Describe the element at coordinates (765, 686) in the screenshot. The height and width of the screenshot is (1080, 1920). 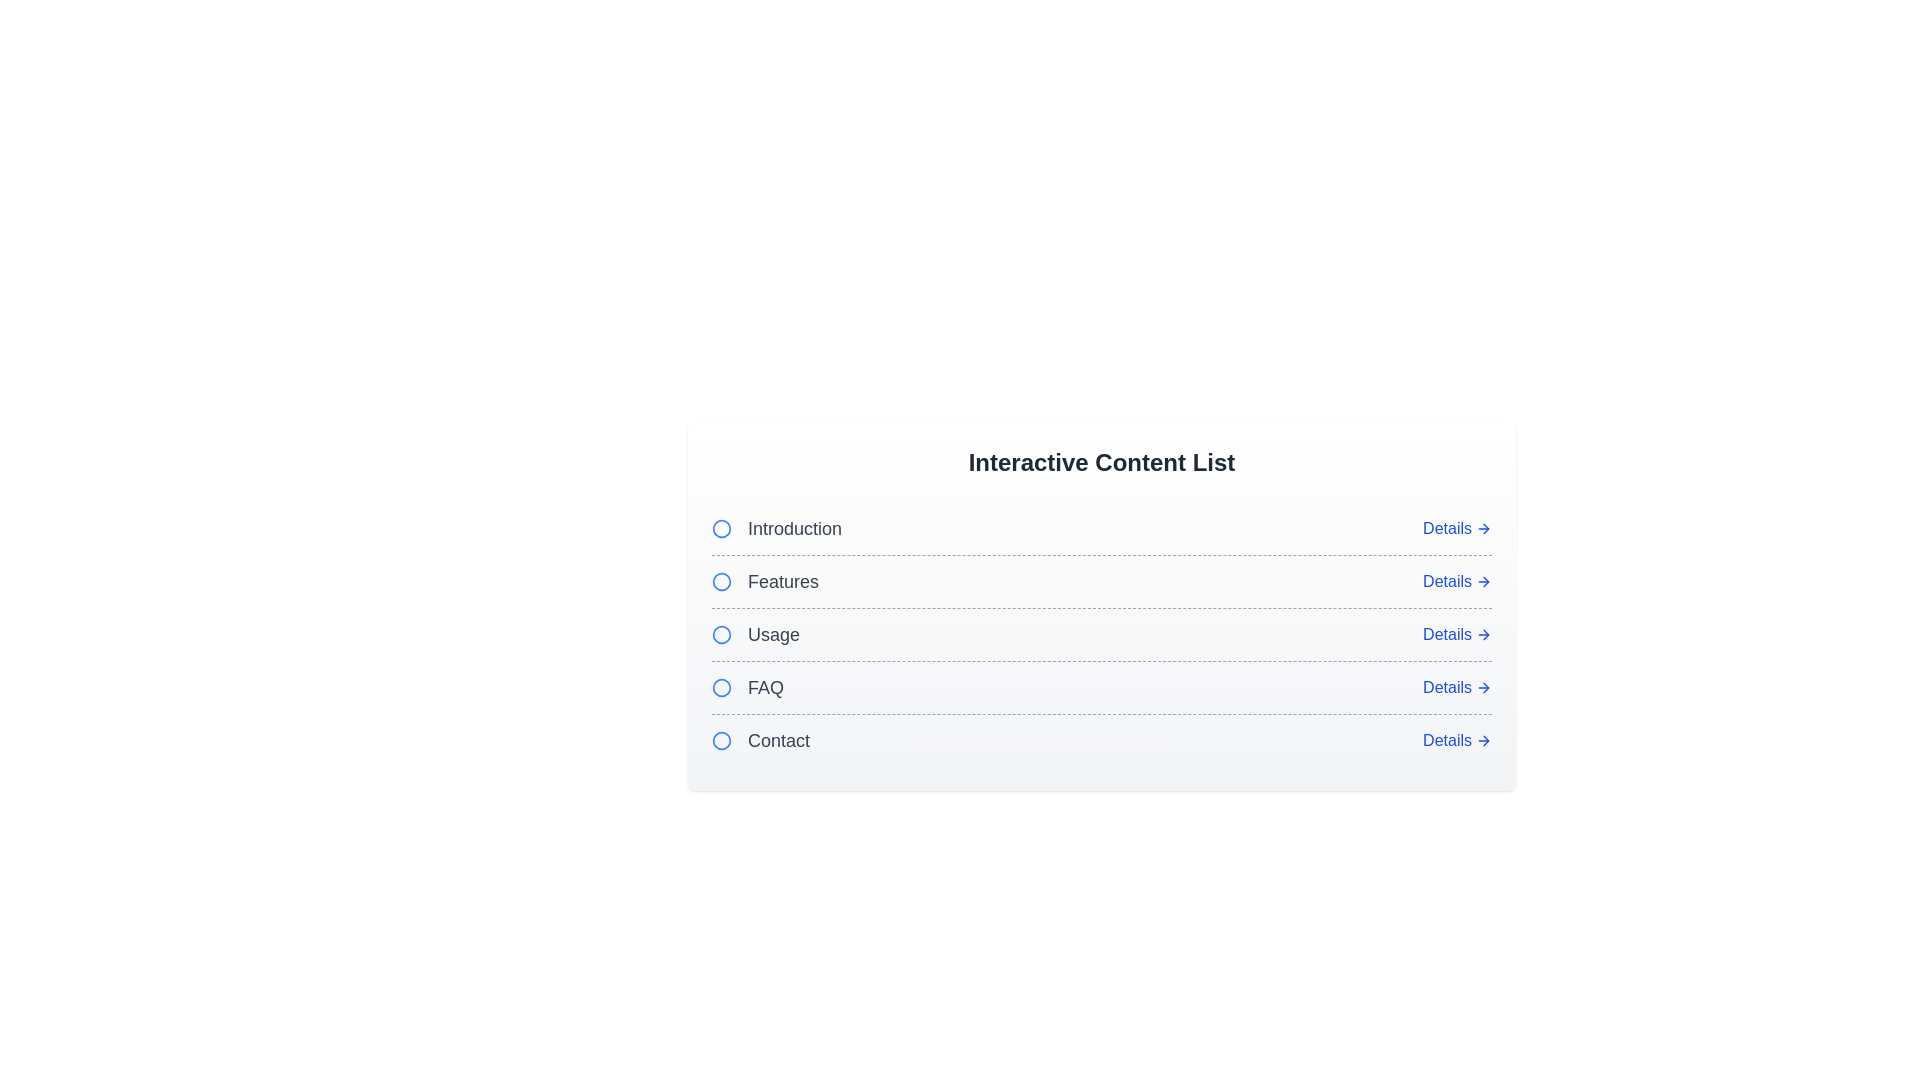
I see `the 'FAQ' text label in the fourth position of the Interactive Content List section` at that location.